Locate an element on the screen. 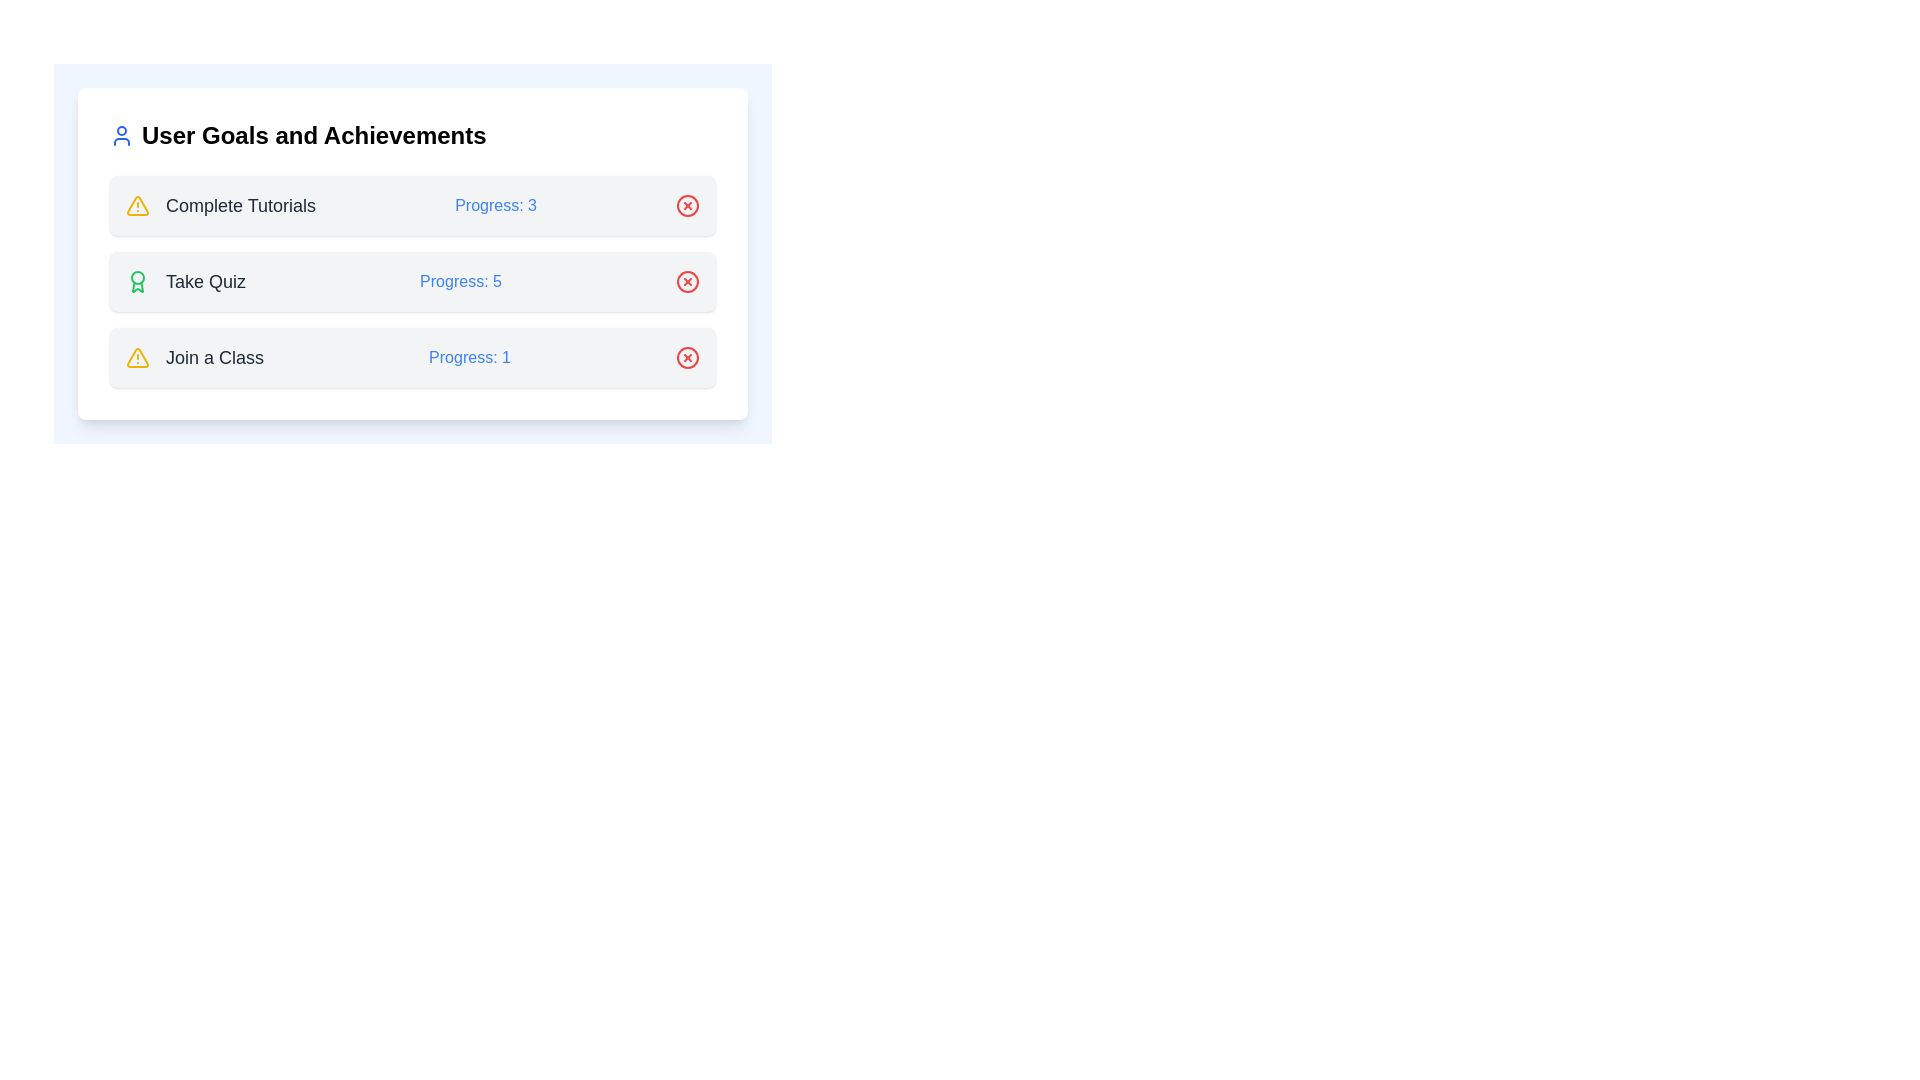  the Text Label that indicates an actionable task or achievement for the user, positioned in the third row of goals between an icon and a progress status is located at coordinates (215, 357).